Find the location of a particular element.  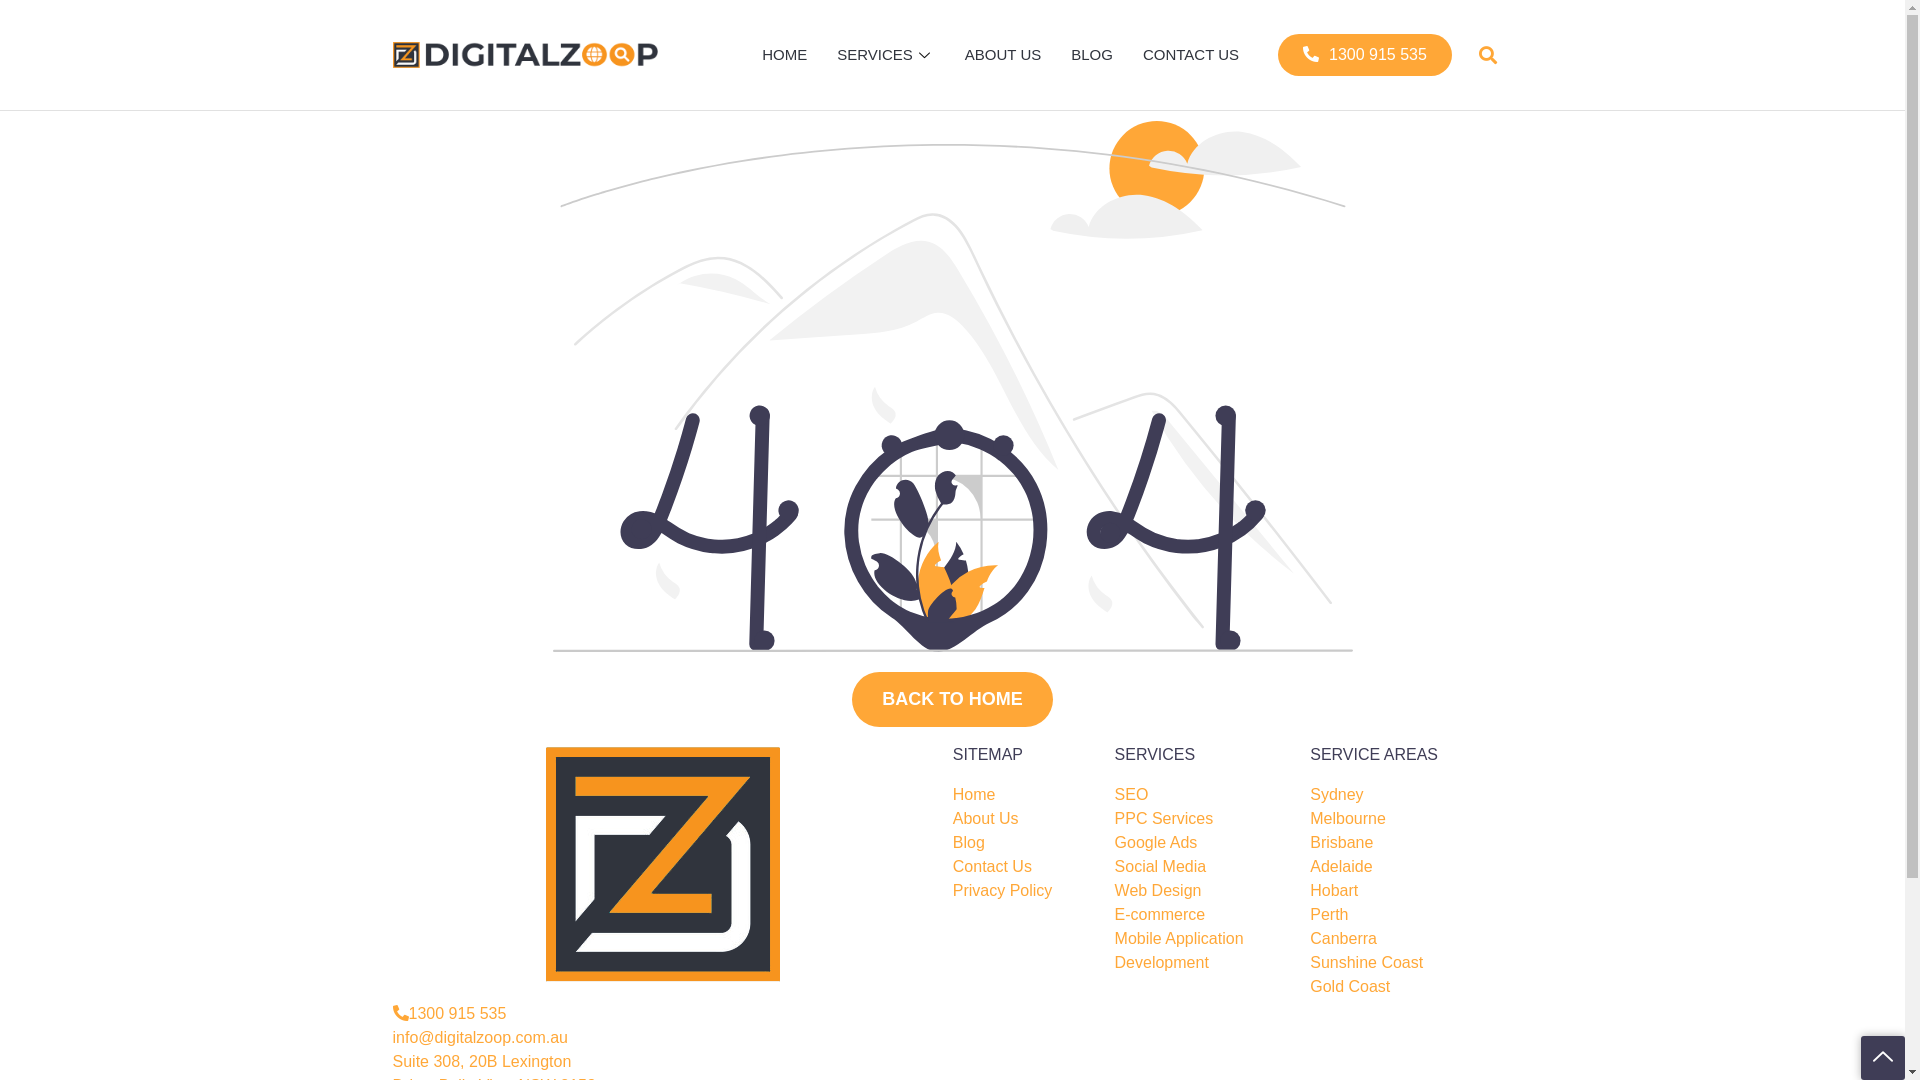

'About Us' is located at coordinates (985, 818).